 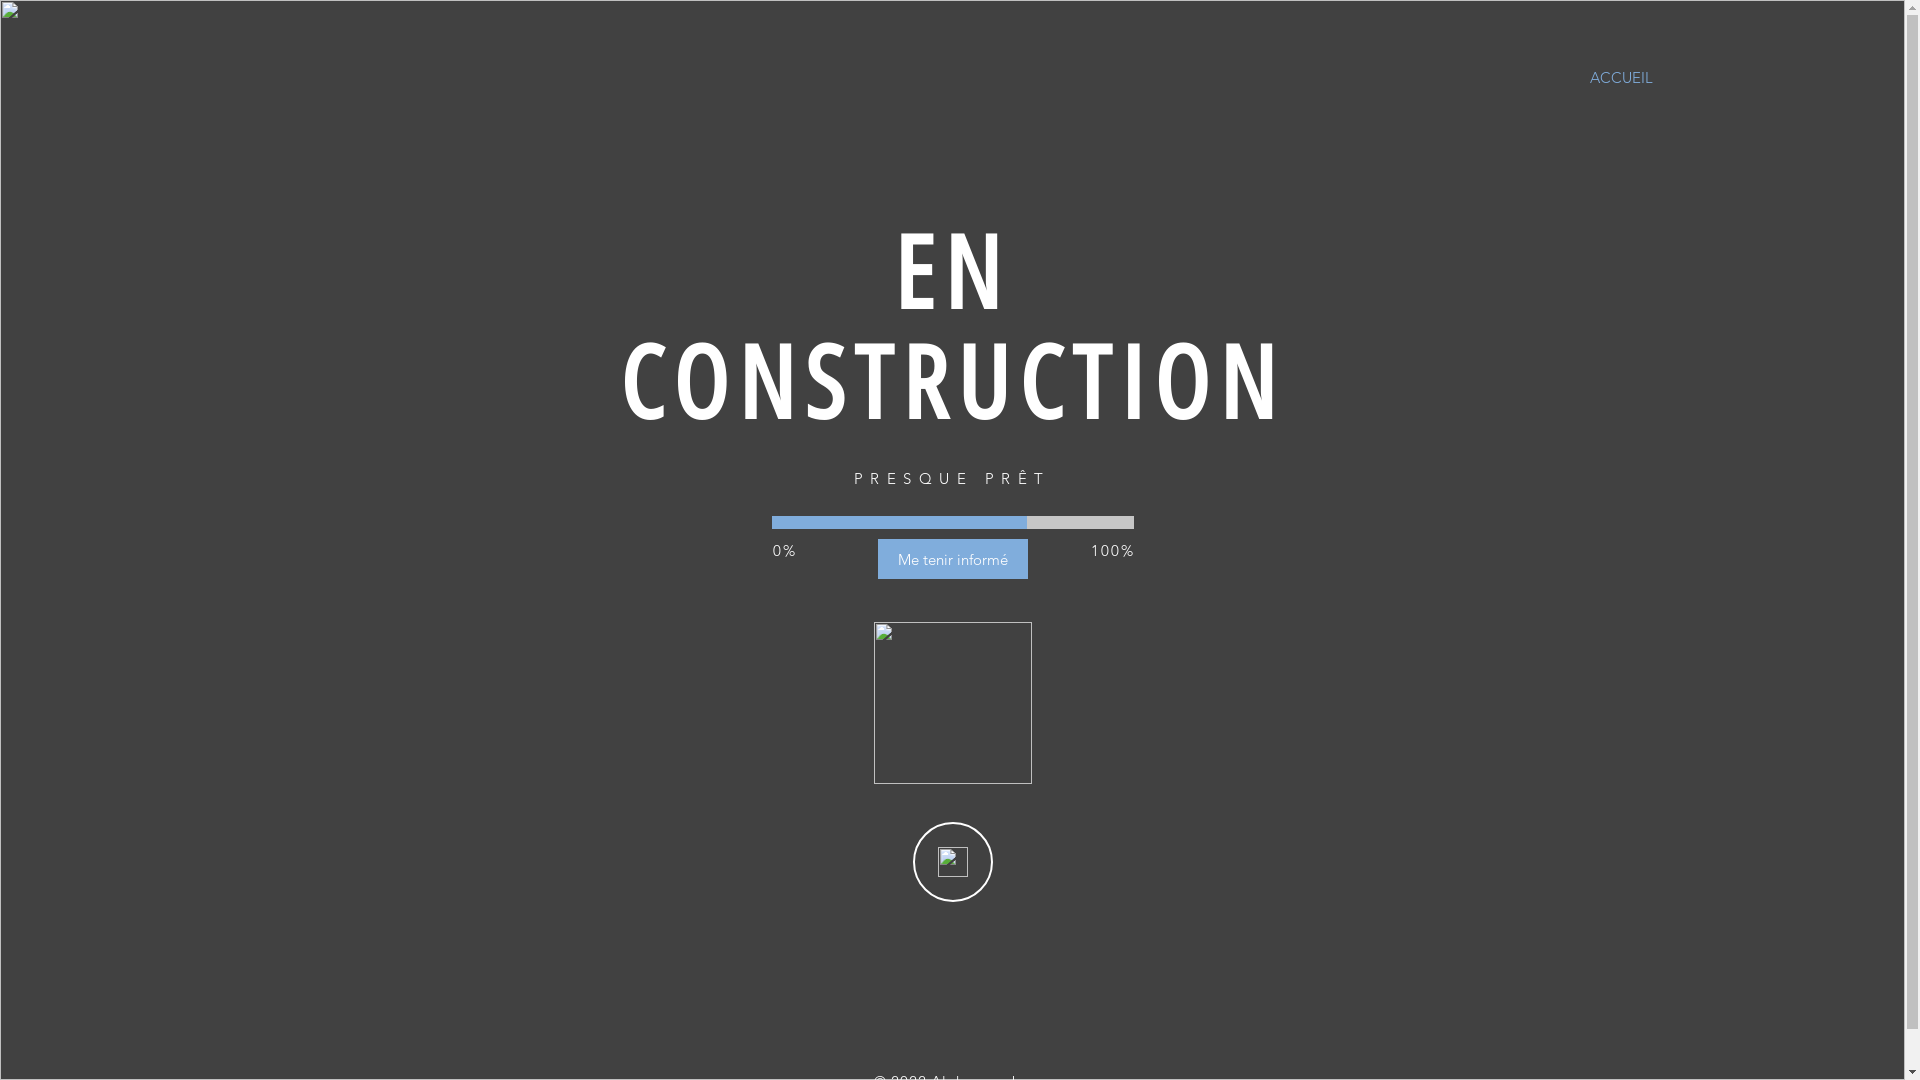 I want to click on 'EnjoyTheSilence copie.png', so click(x=873, y=701).